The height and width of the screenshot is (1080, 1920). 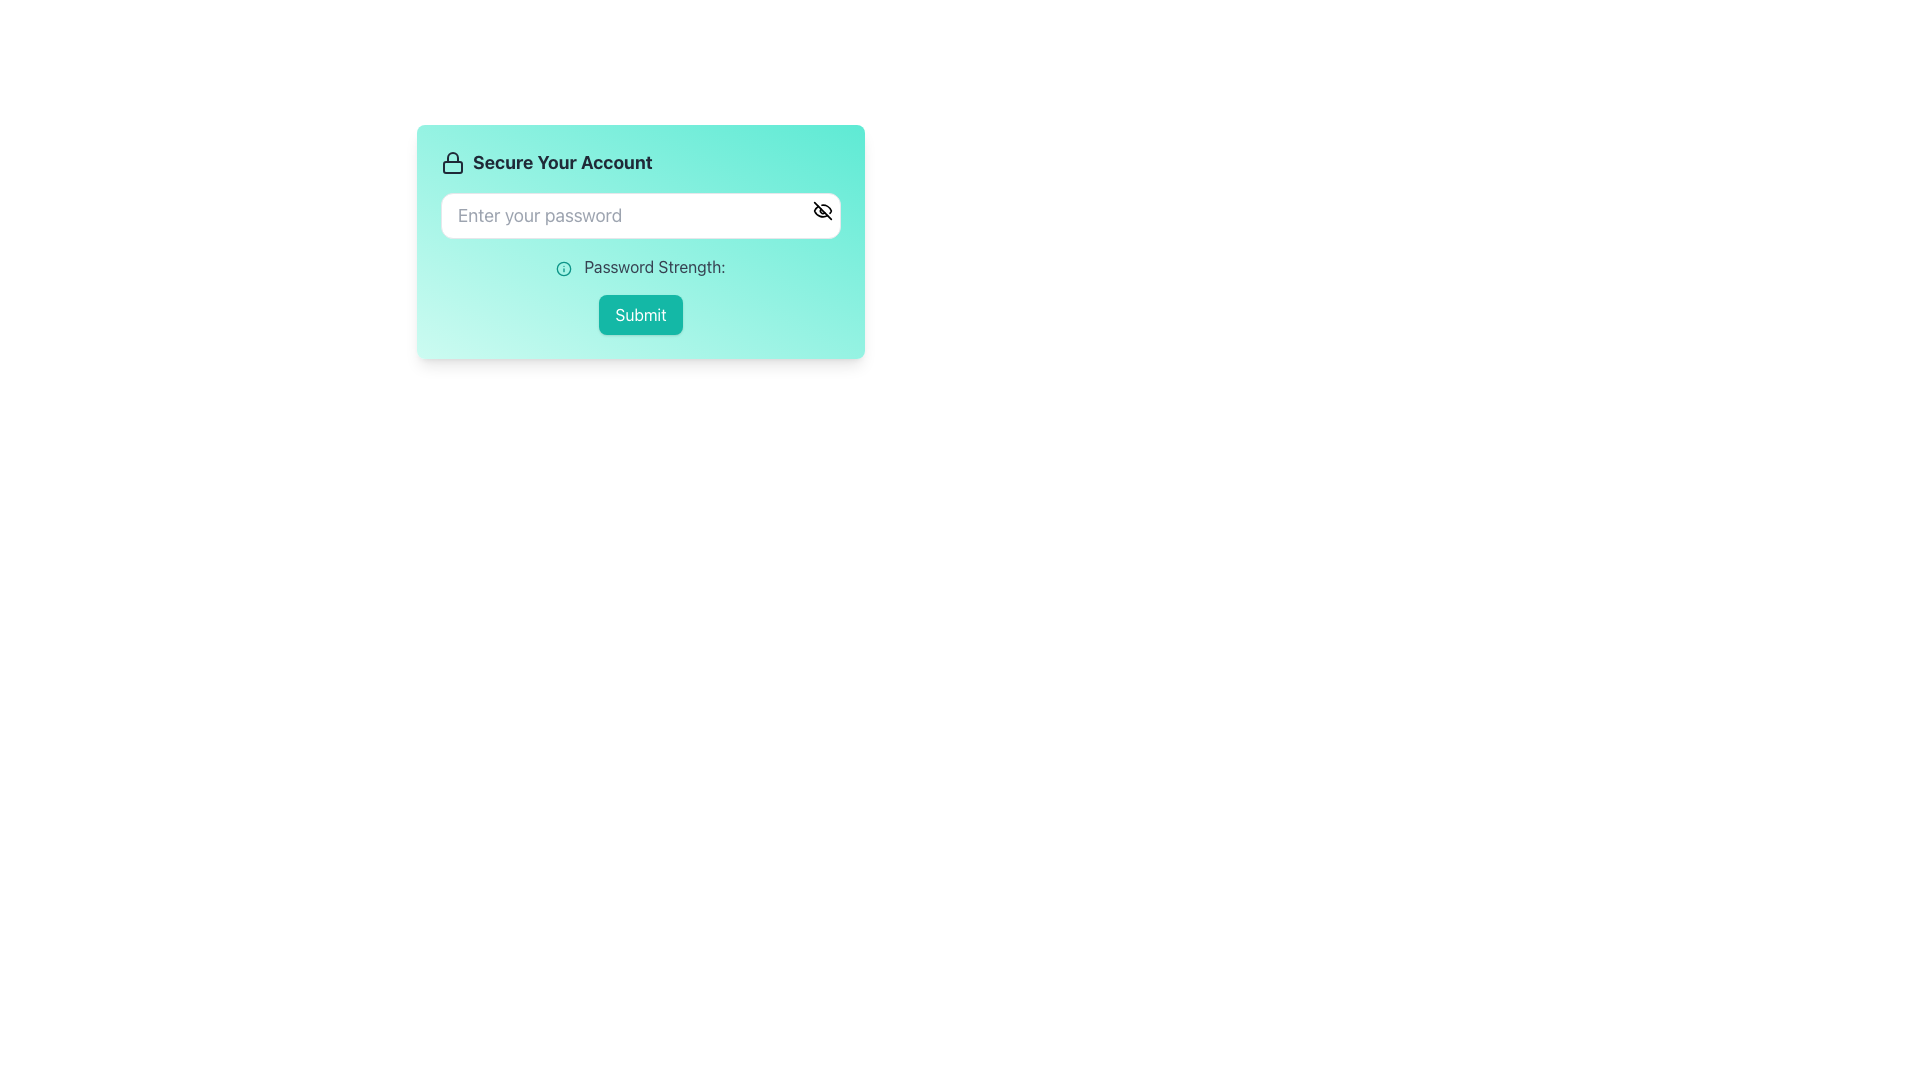 What do you see at coordinates (822, 211) in the screenshot?
I see `the icon button located on the extreme right of the password input field` at bounding box center [822, 211].